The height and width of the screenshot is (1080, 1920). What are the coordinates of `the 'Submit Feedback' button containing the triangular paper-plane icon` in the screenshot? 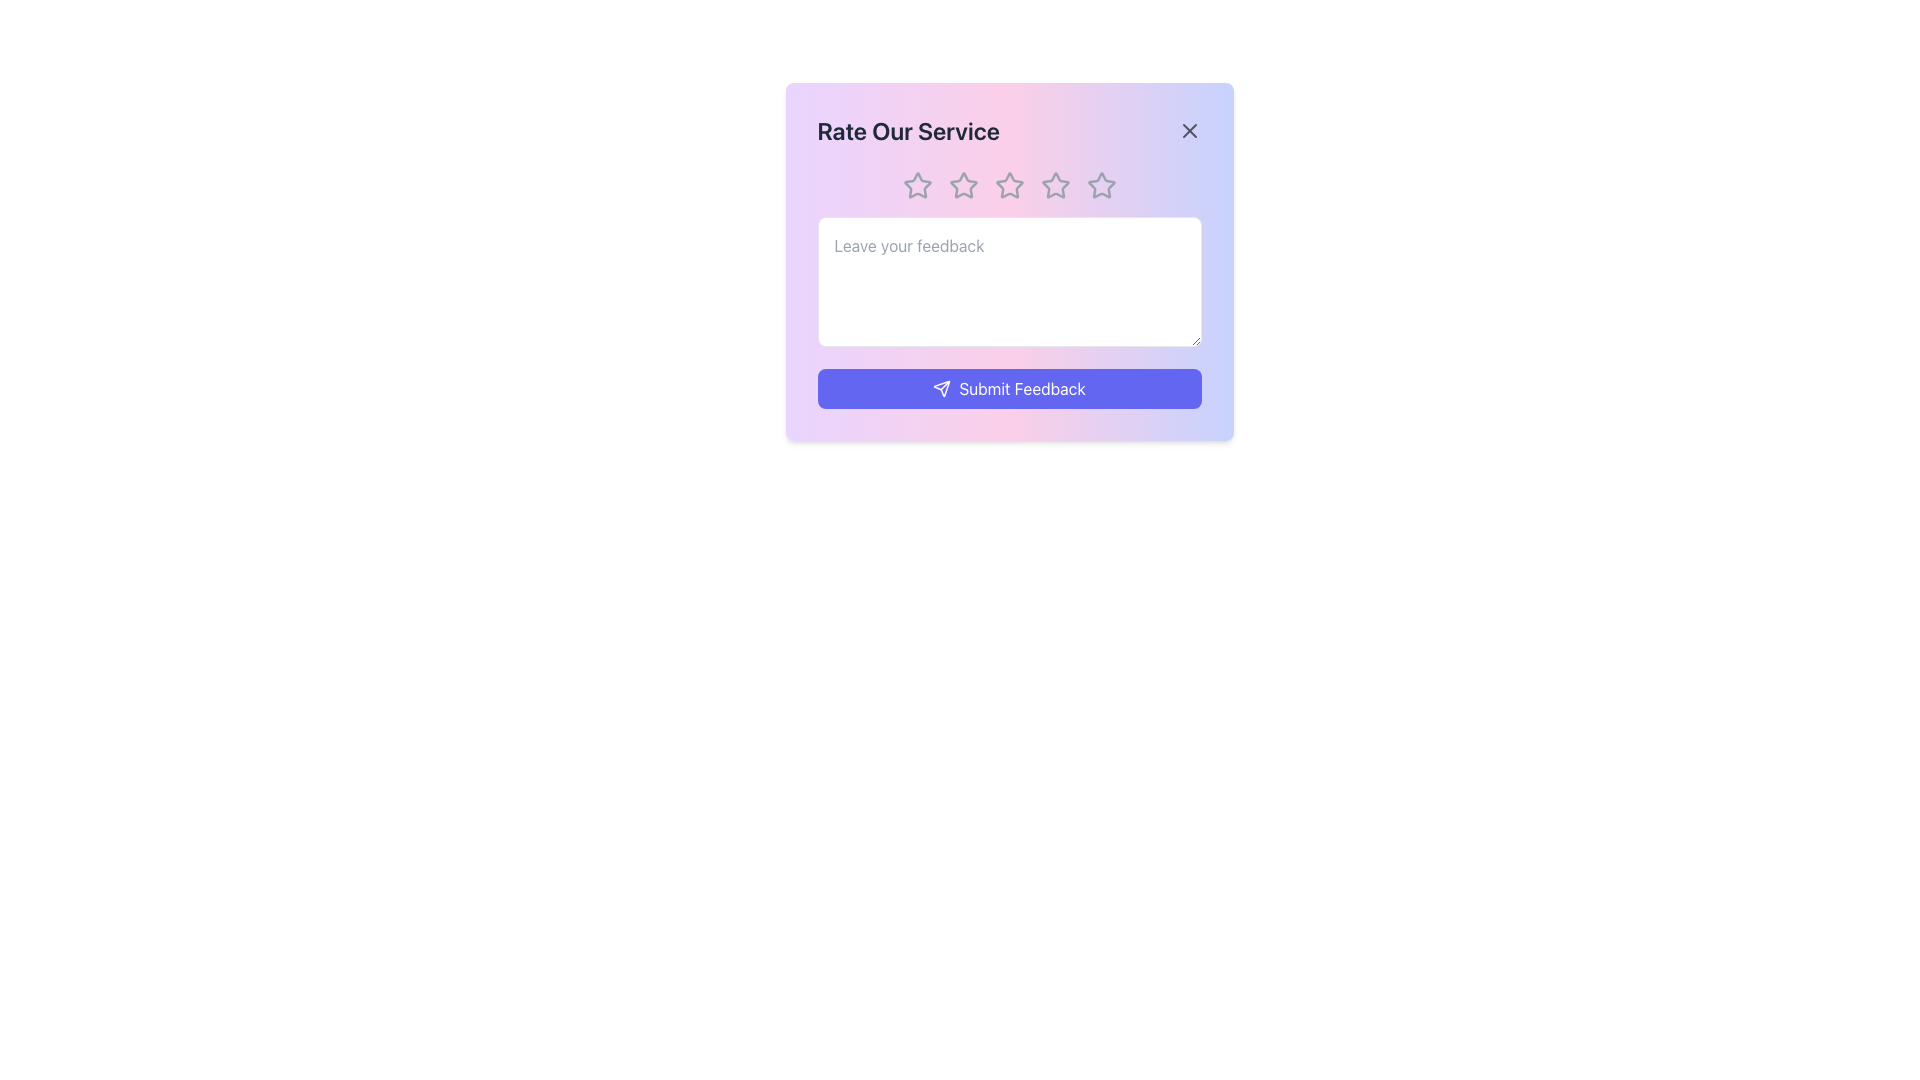 It's located at (940, 389).